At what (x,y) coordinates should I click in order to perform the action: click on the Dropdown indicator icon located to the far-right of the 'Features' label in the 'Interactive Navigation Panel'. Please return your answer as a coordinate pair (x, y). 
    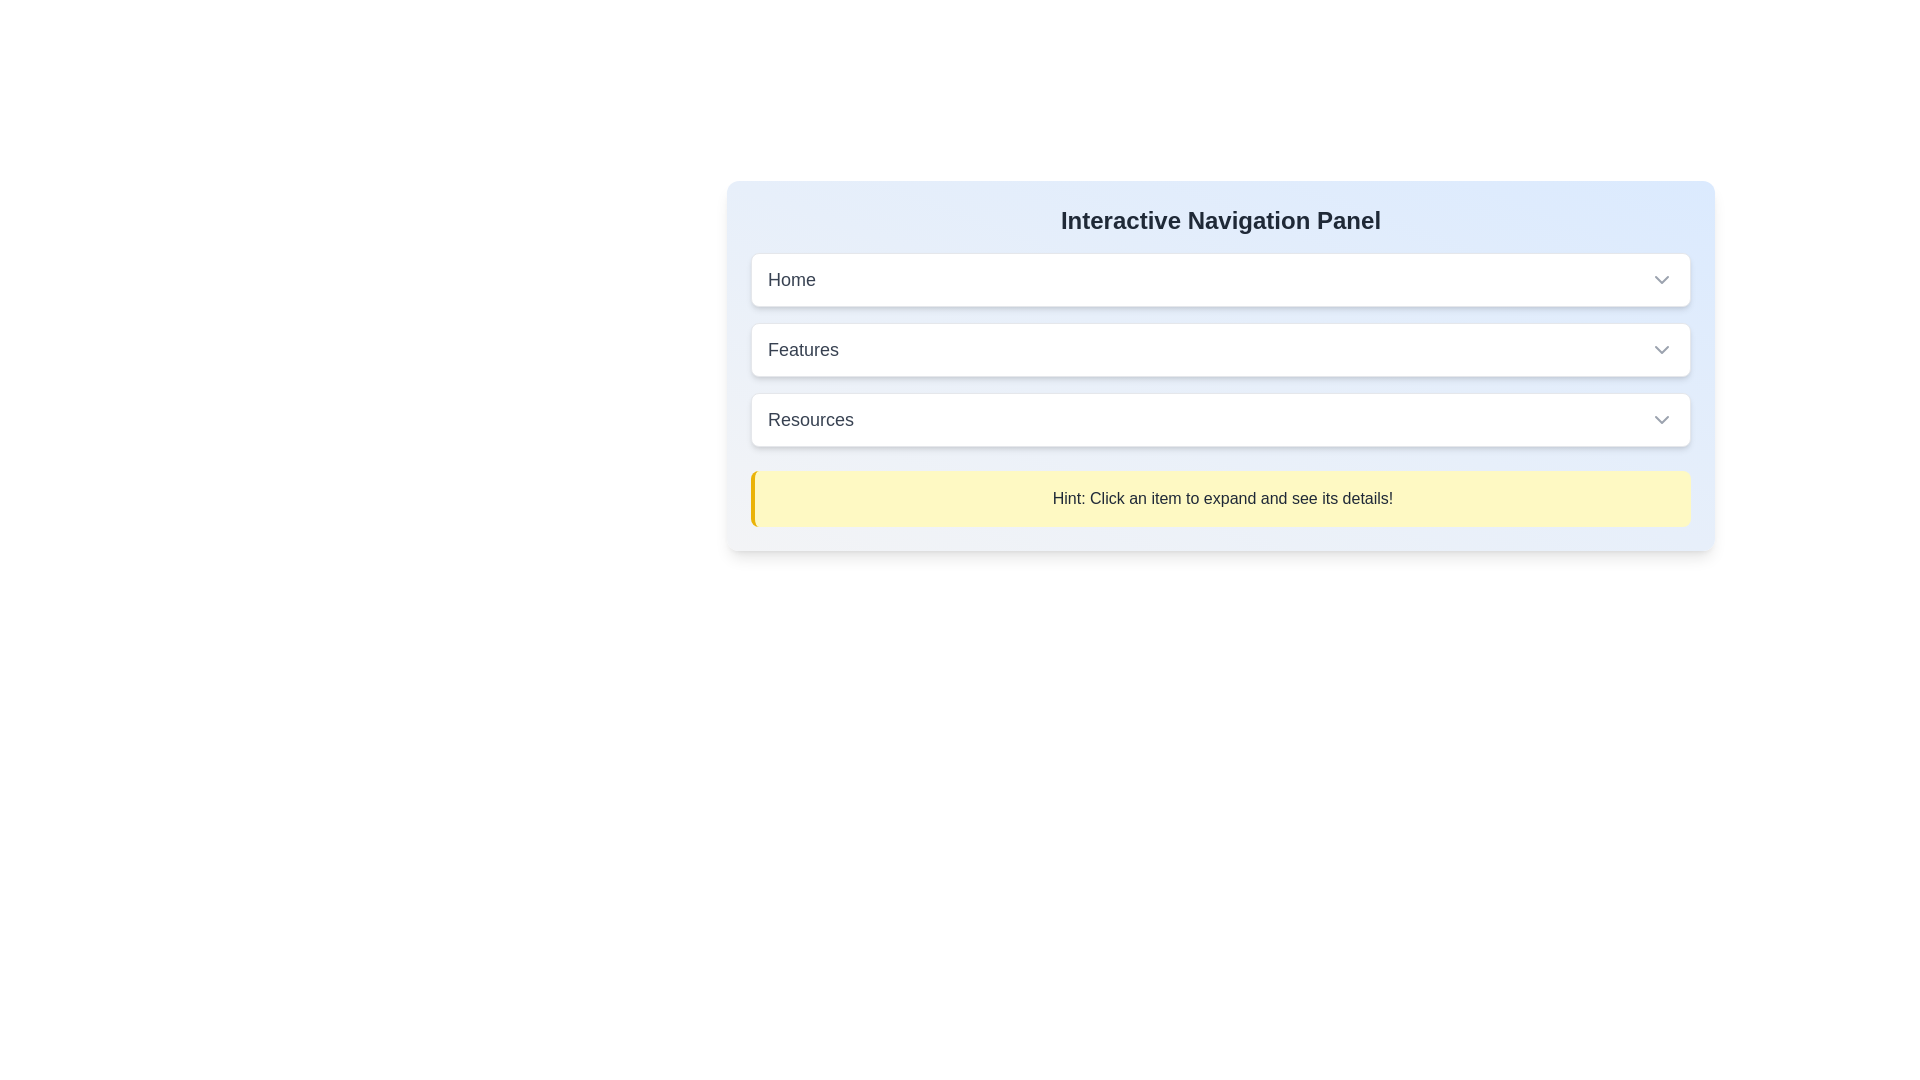
    Looking at the image, I should click on (1661, 349).